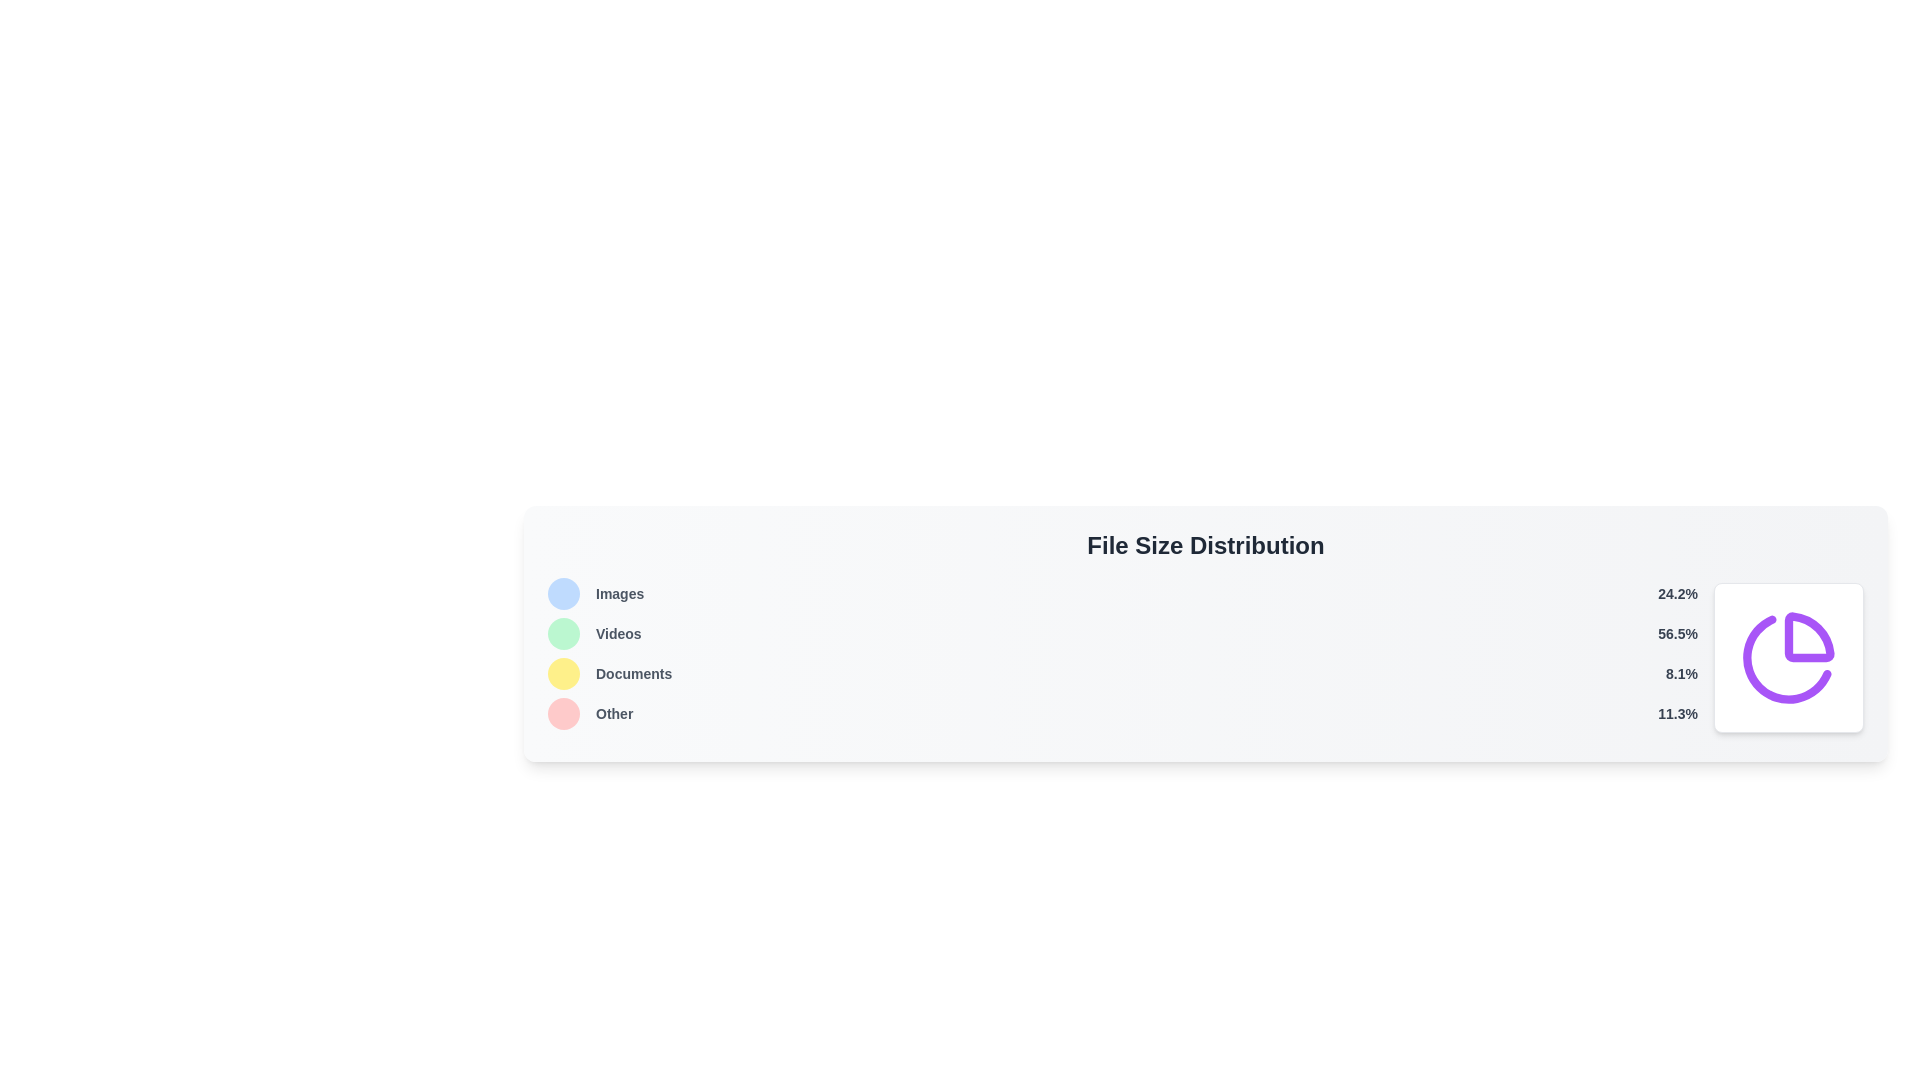 This screenshot has height=1080, width=1920. I want to click on the text label displaying the numerical percentage value related to the 'Images' category, so click(1678, 593).